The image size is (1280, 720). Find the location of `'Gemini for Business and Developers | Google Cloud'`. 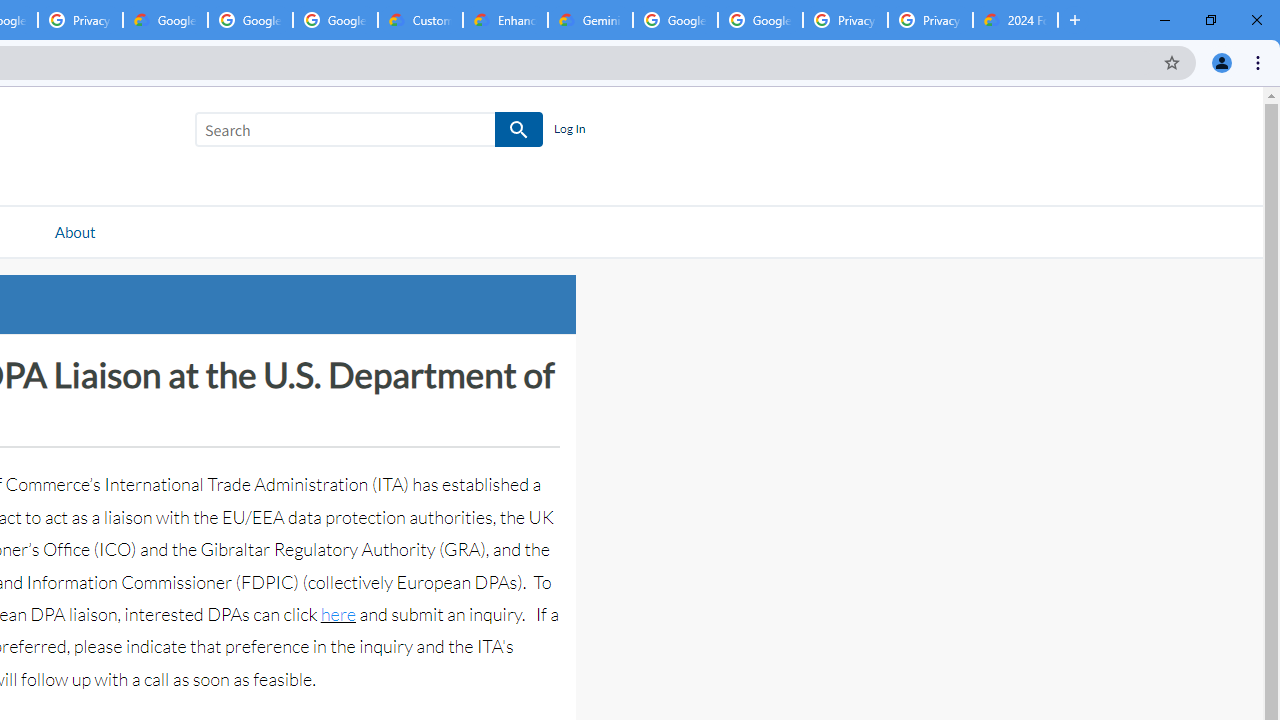

'Gemini for Business and Developers | Google Cloud' is located at coordinates (589, 20).